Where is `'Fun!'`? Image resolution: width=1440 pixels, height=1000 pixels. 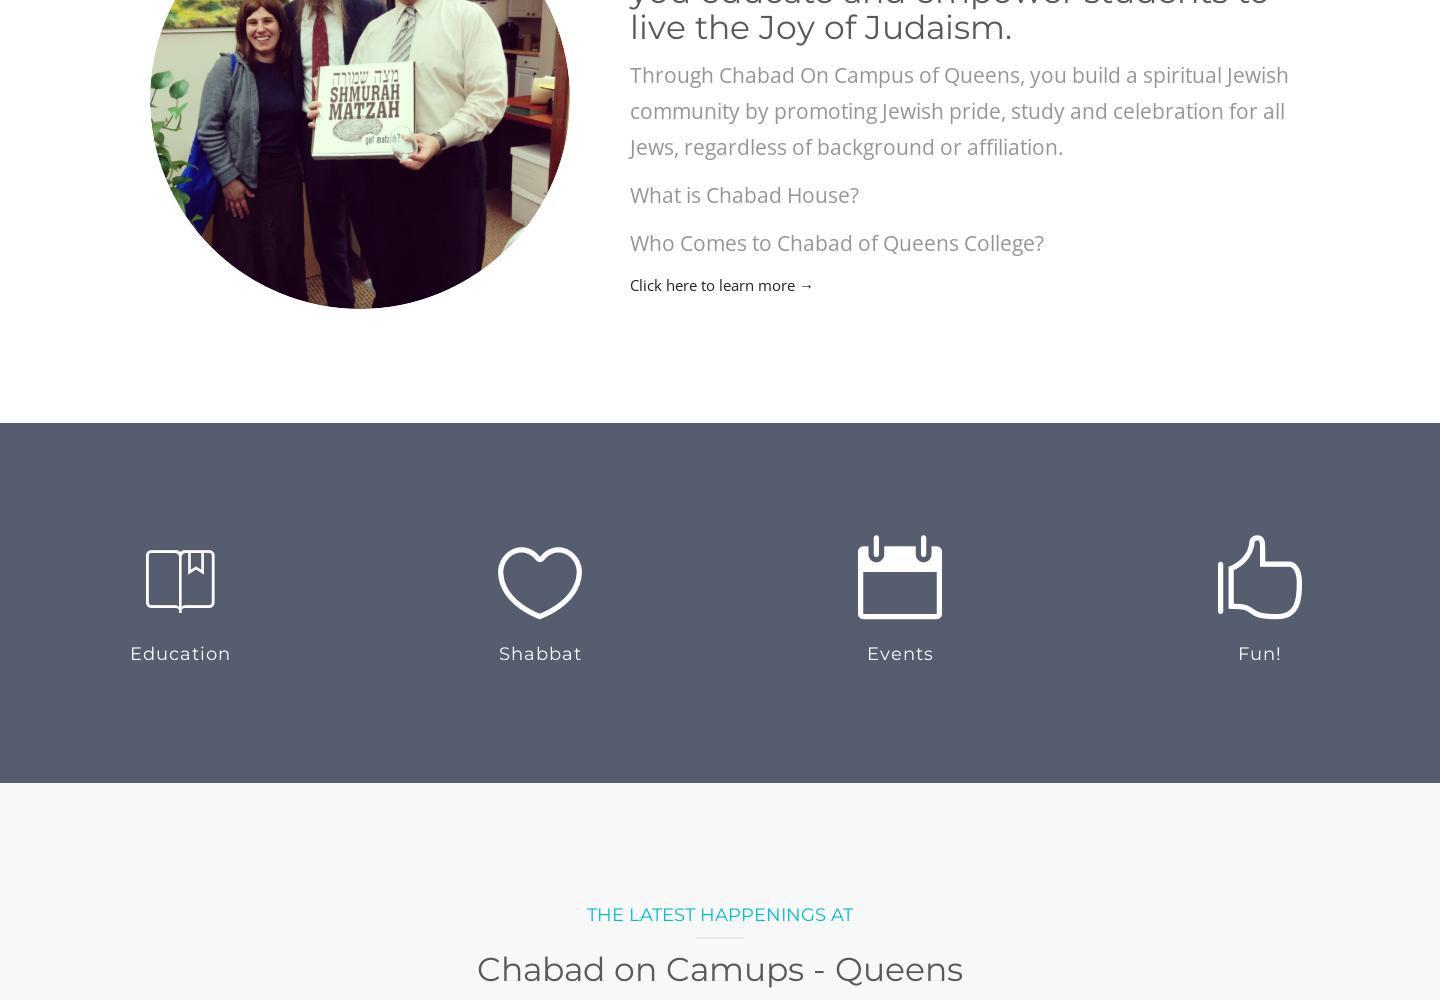 'Fun!' is located at coordinates (1259, 654).